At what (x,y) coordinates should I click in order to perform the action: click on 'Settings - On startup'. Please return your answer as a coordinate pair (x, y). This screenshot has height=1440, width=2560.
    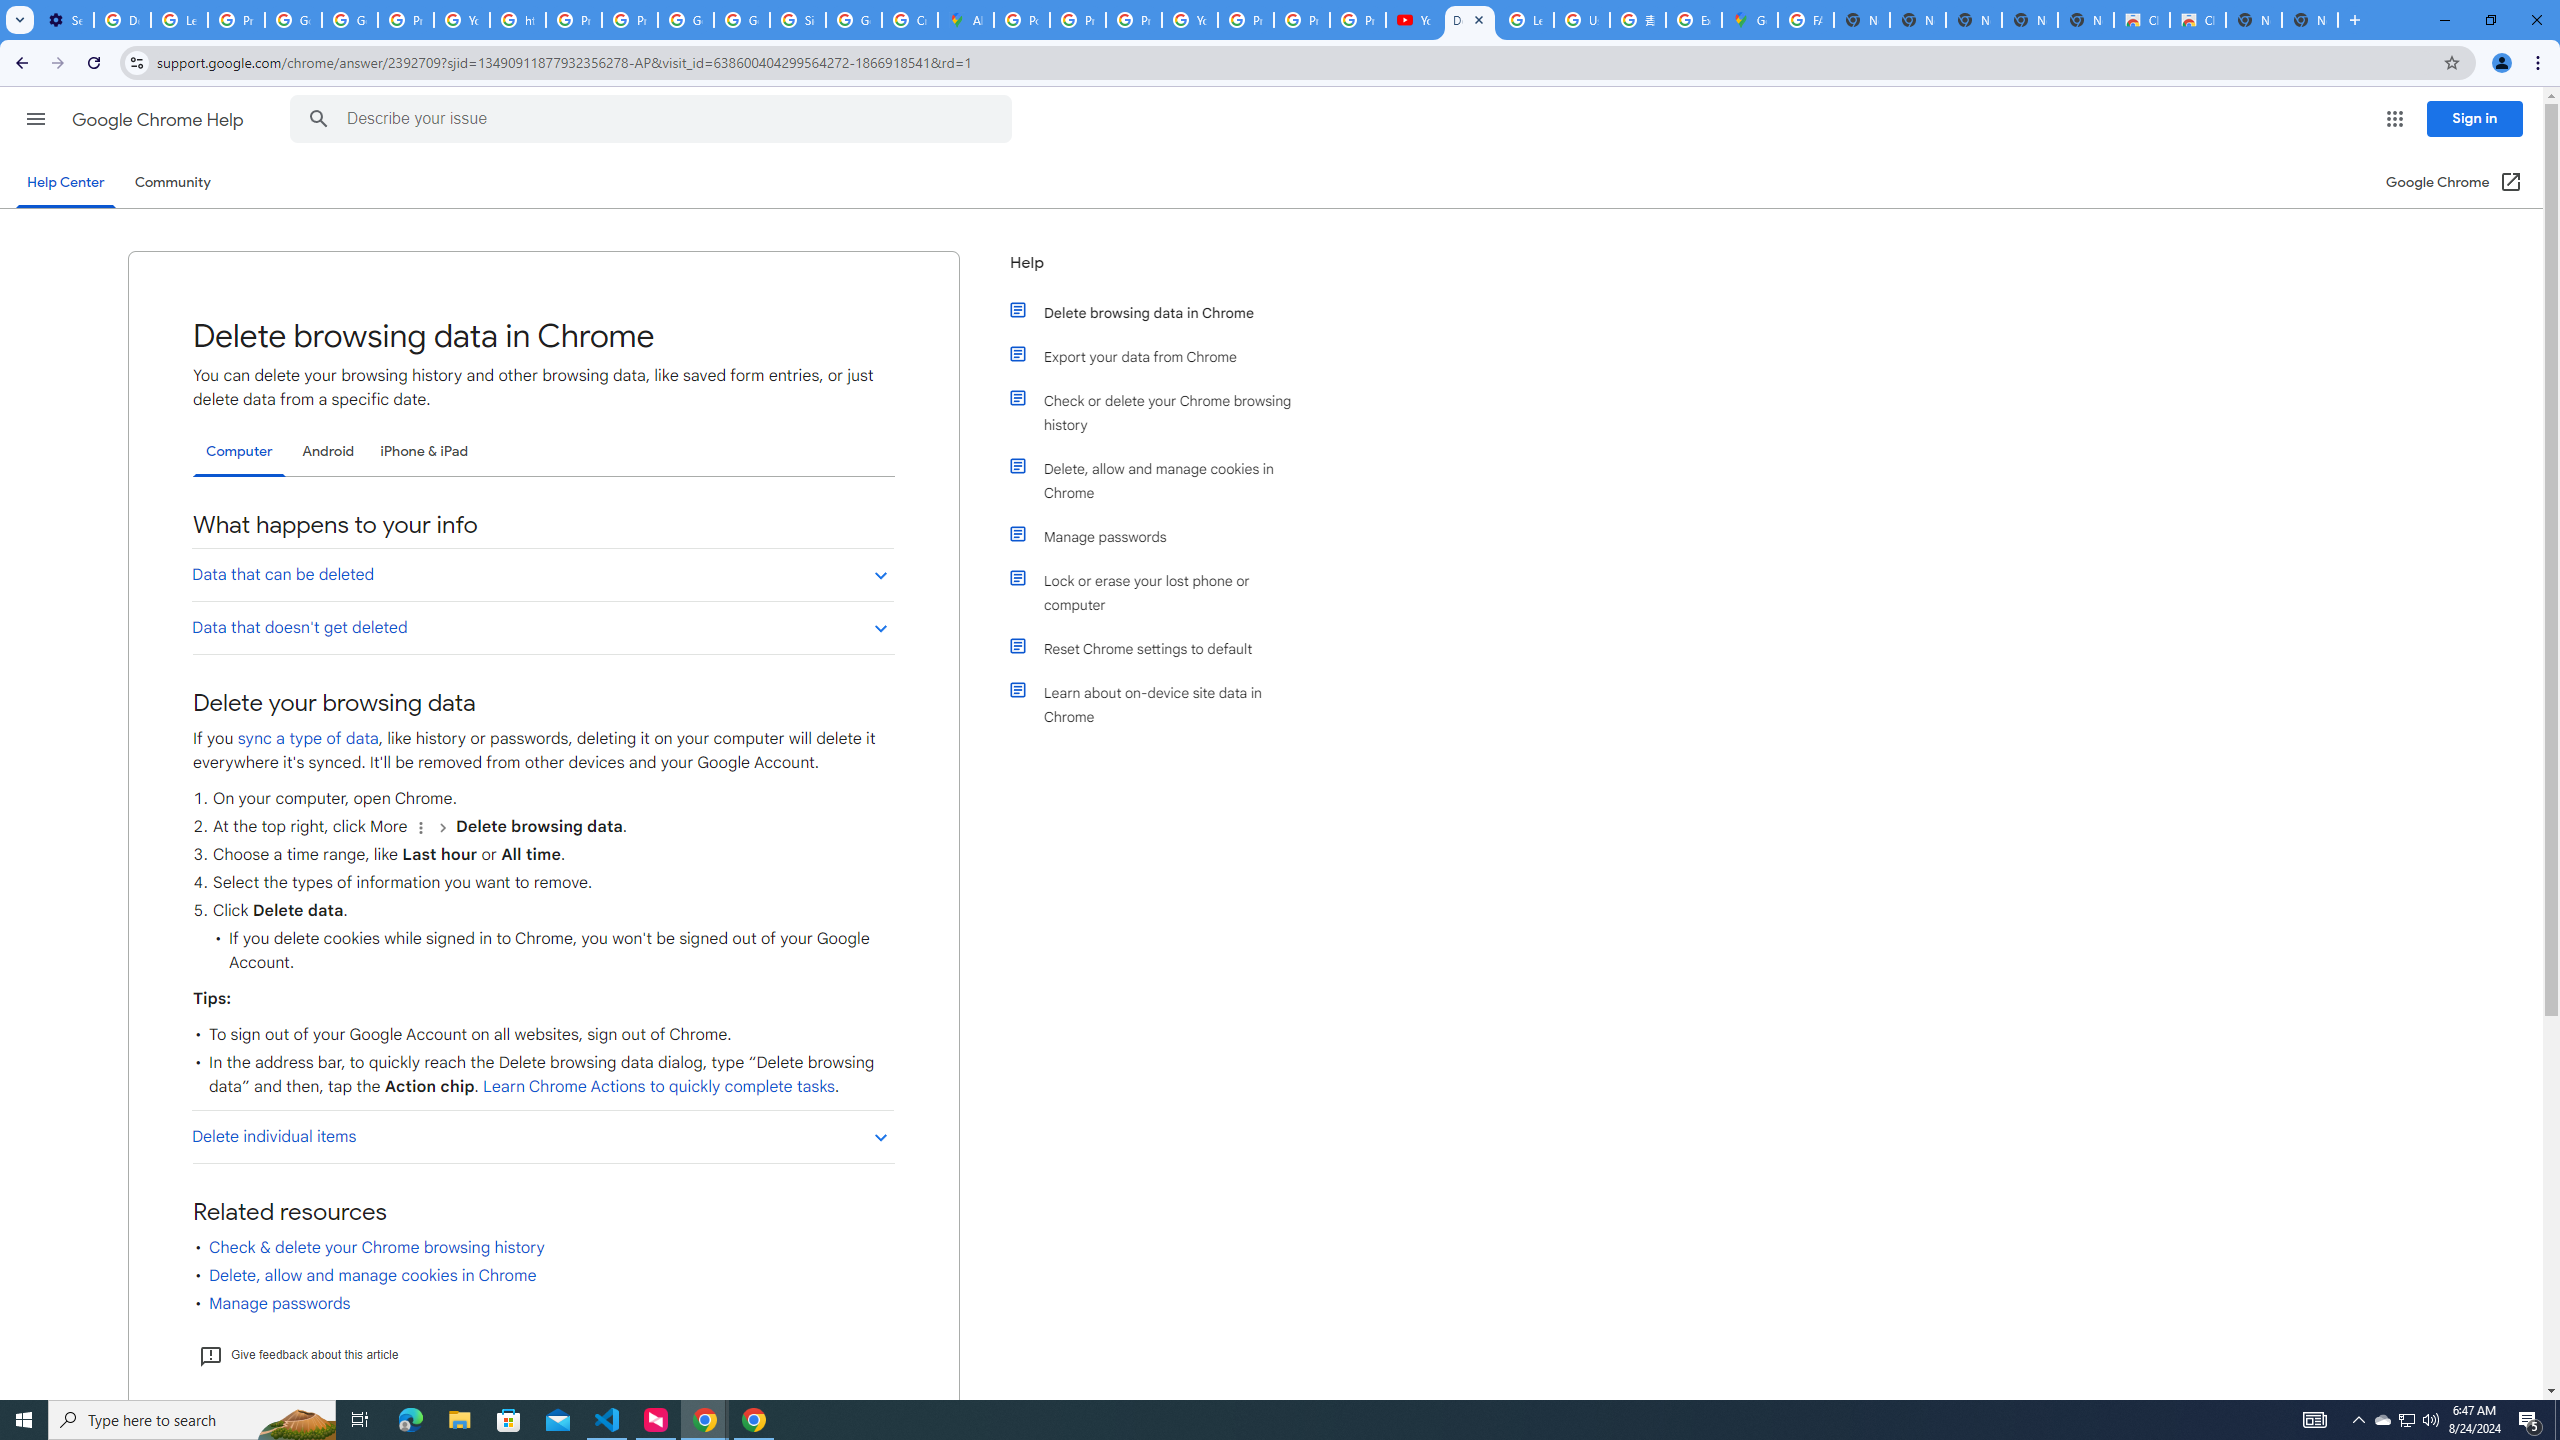
    Looking at the image, I should click on (65, 19).